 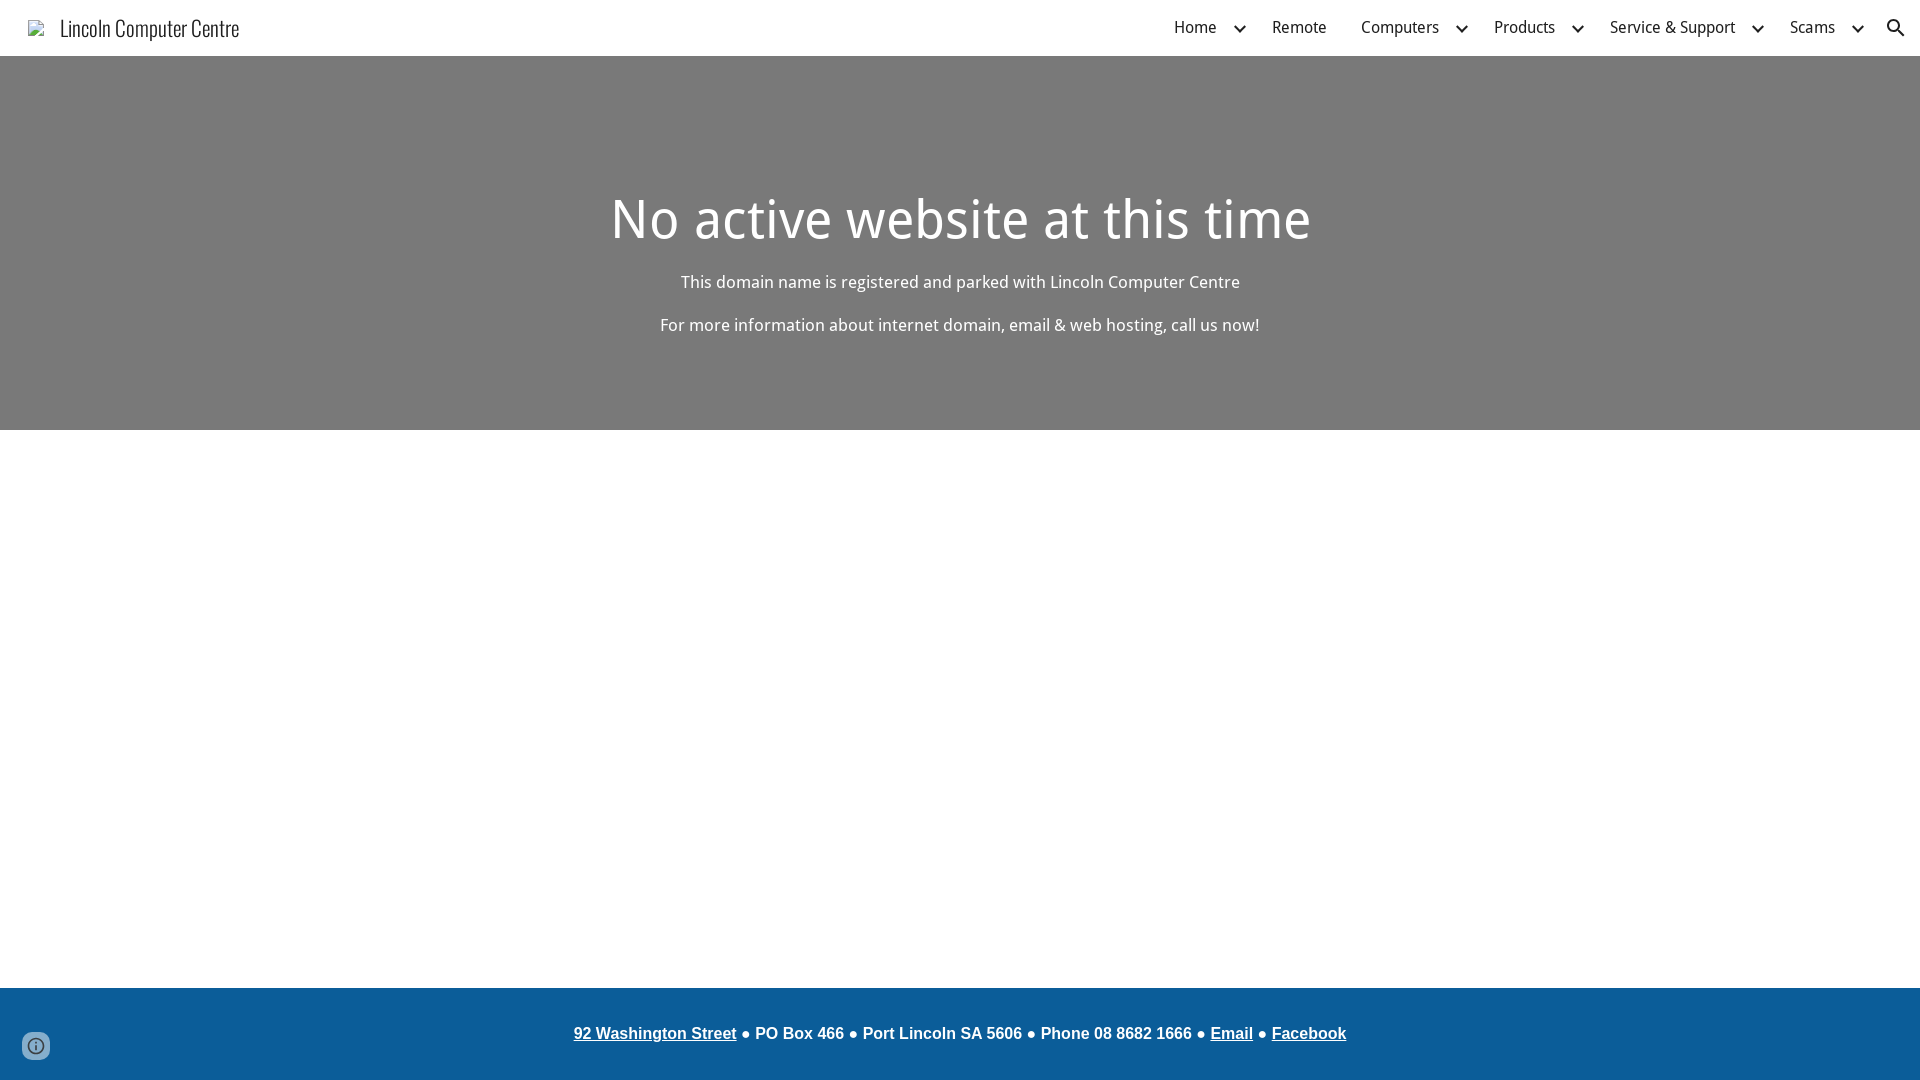 What do you see at coordinates (1299, 27) in the screenshot?
I see `'Remote'` at bounding box center [1299, 27].